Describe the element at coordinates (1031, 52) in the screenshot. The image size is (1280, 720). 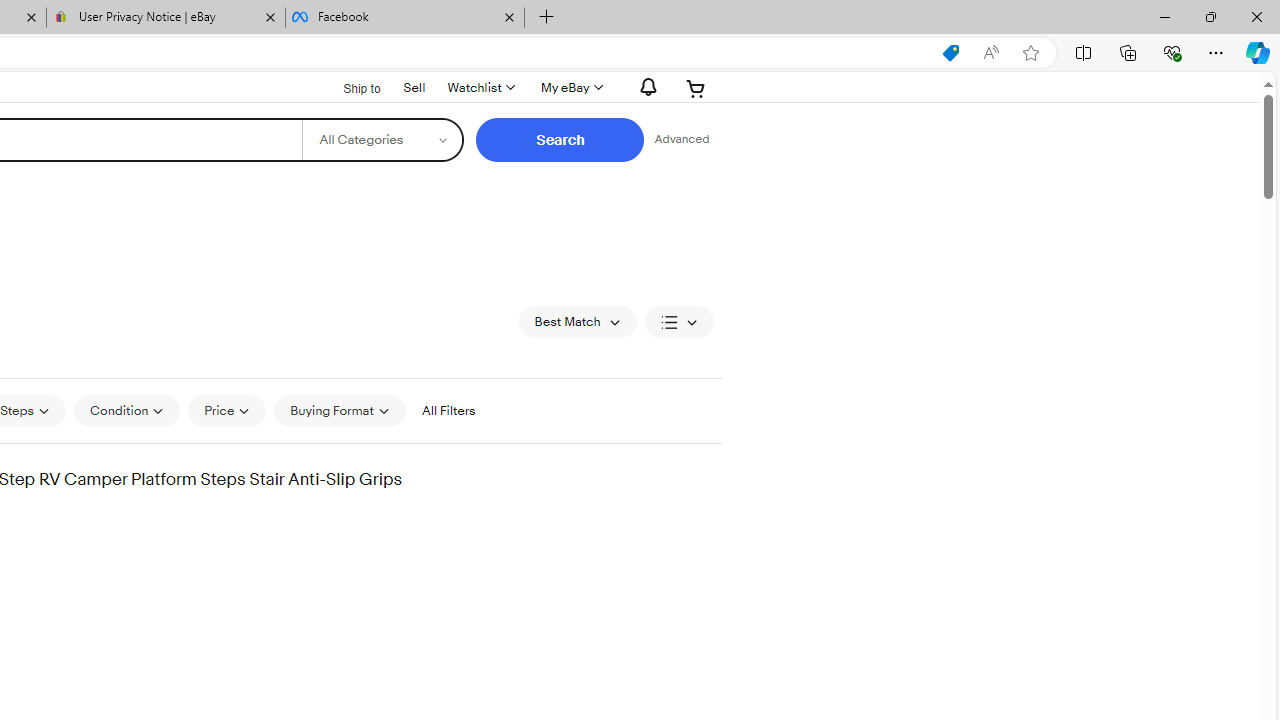
I see `'Add this page to favorites (Ctrl+D)'` at that location.